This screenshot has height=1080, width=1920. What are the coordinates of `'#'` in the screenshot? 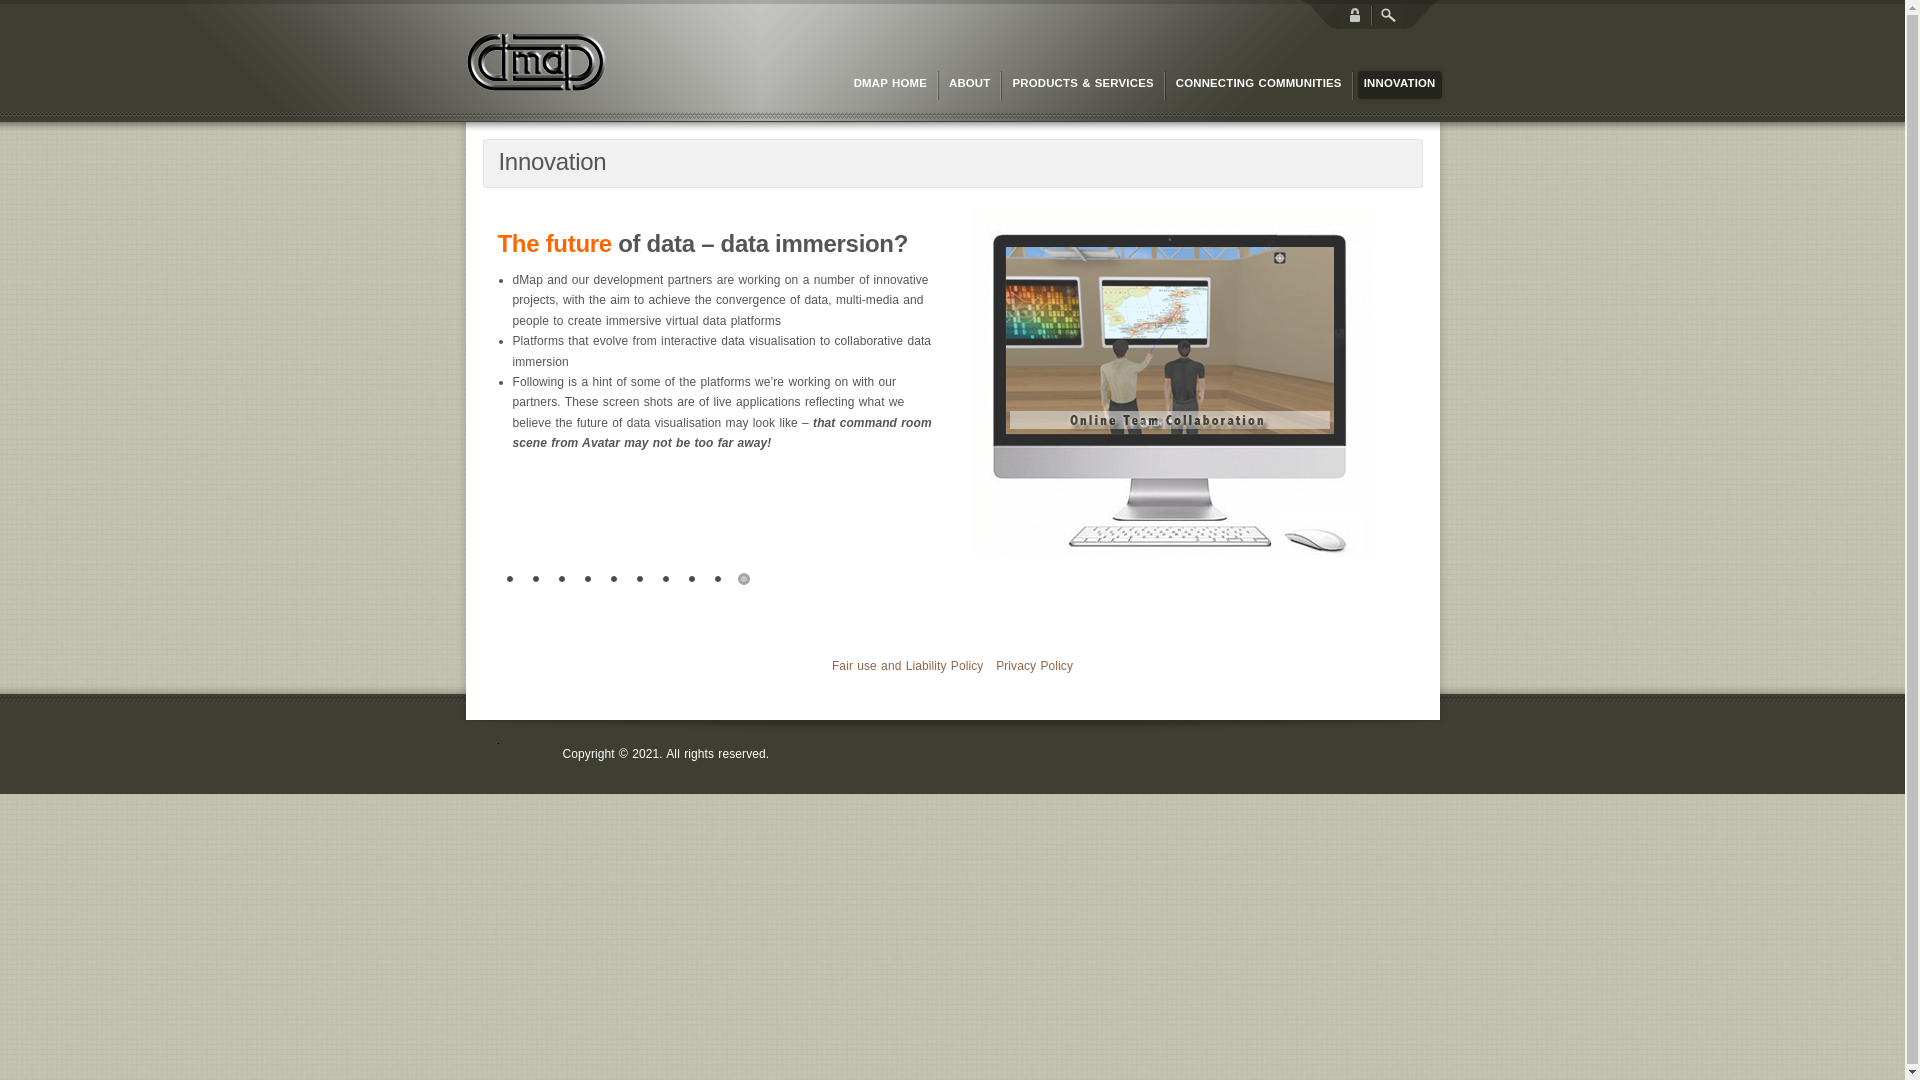 It's located at (743, 579).